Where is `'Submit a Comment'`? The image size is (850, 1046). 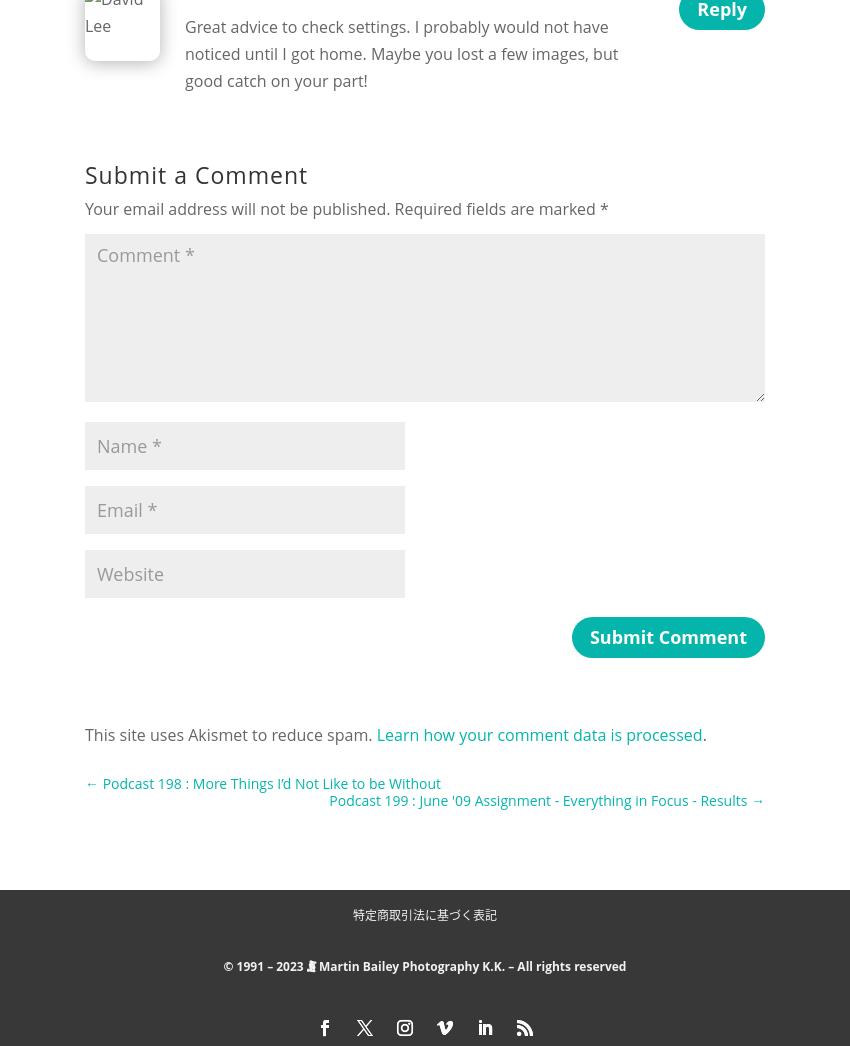 'Submit a Comment' is located at coordinates (195, 173).